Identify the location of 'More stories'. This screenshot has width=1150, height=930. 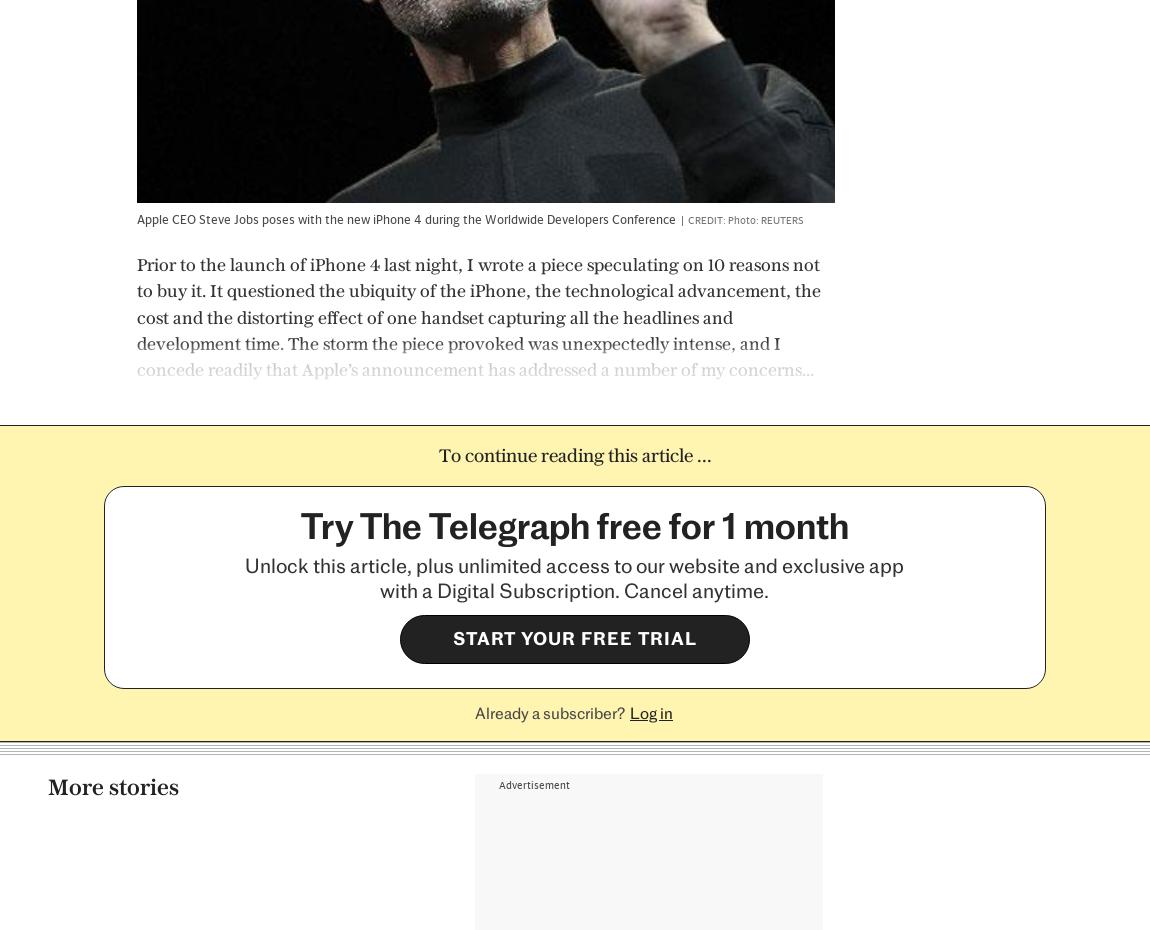
(118, 422).